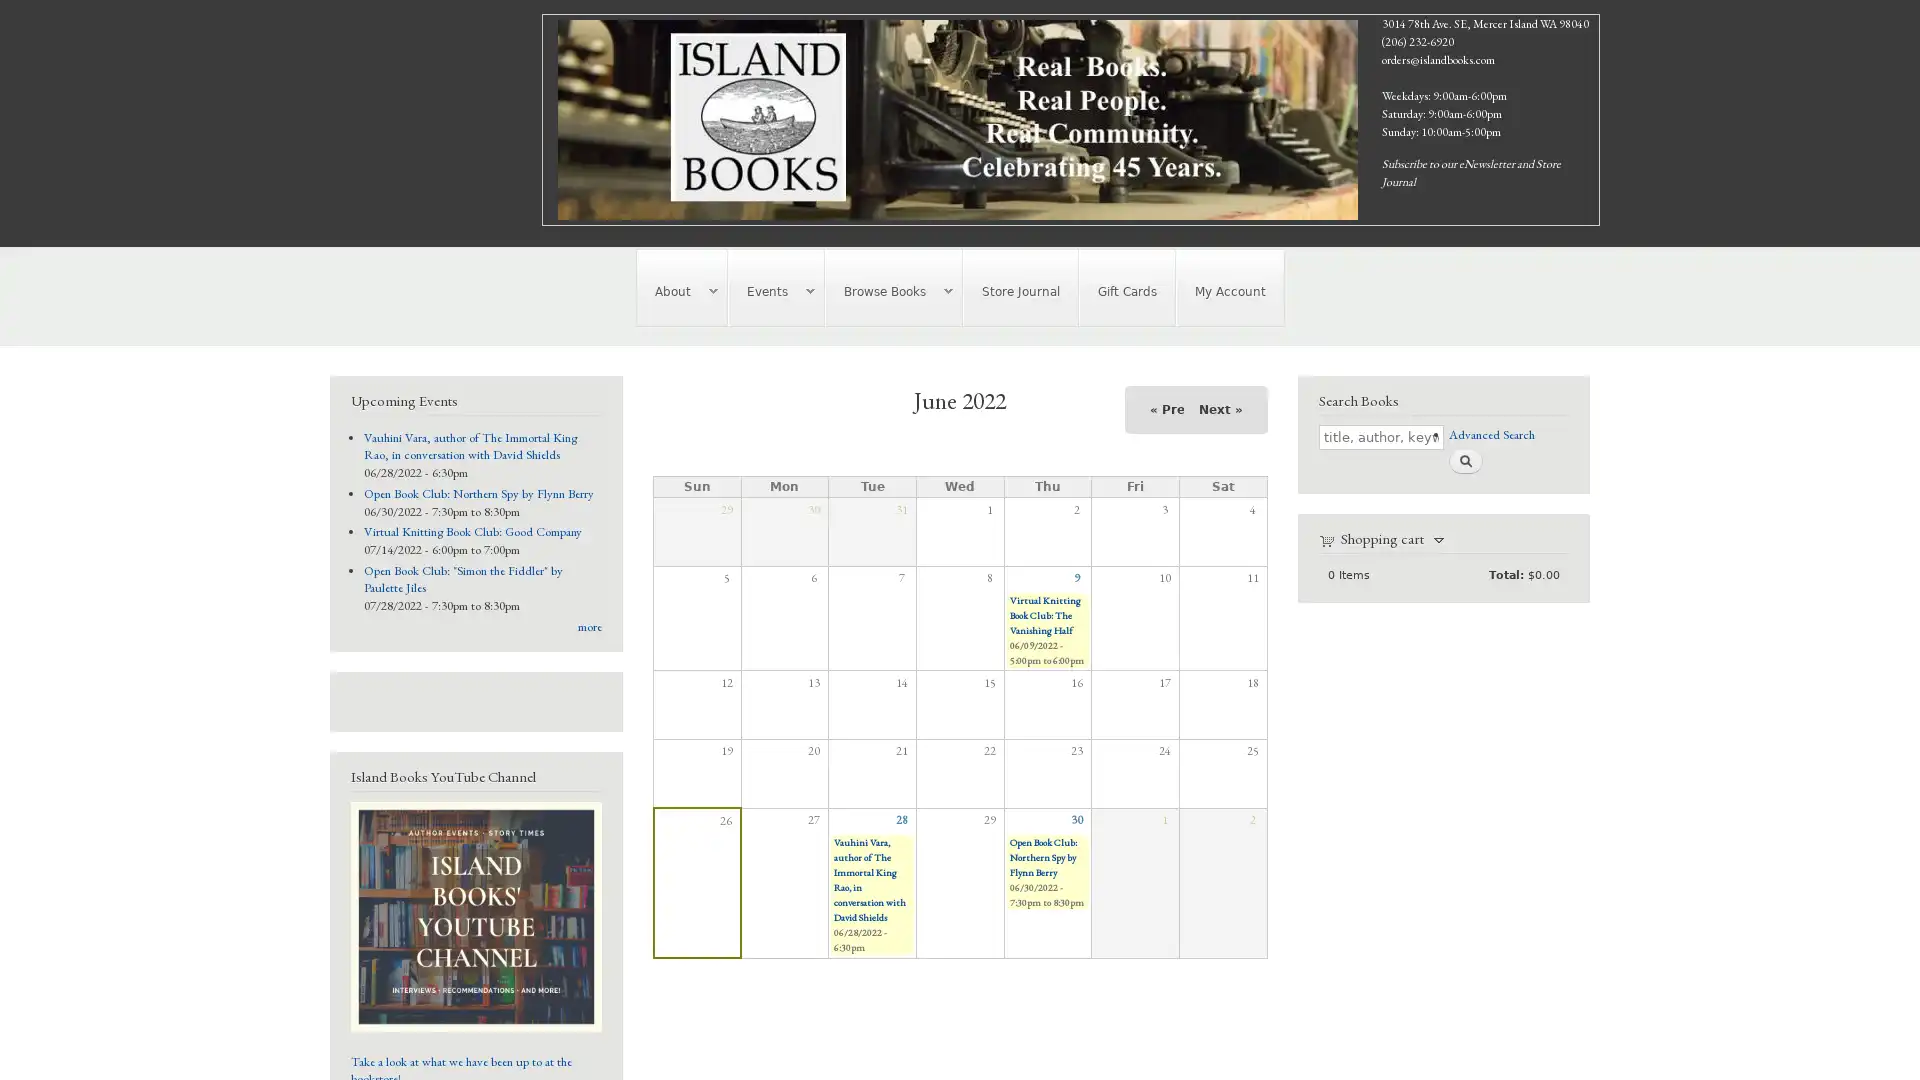  Describe the element at coordinates (1464, 461) in the screenshot. I see `Search` at that location.